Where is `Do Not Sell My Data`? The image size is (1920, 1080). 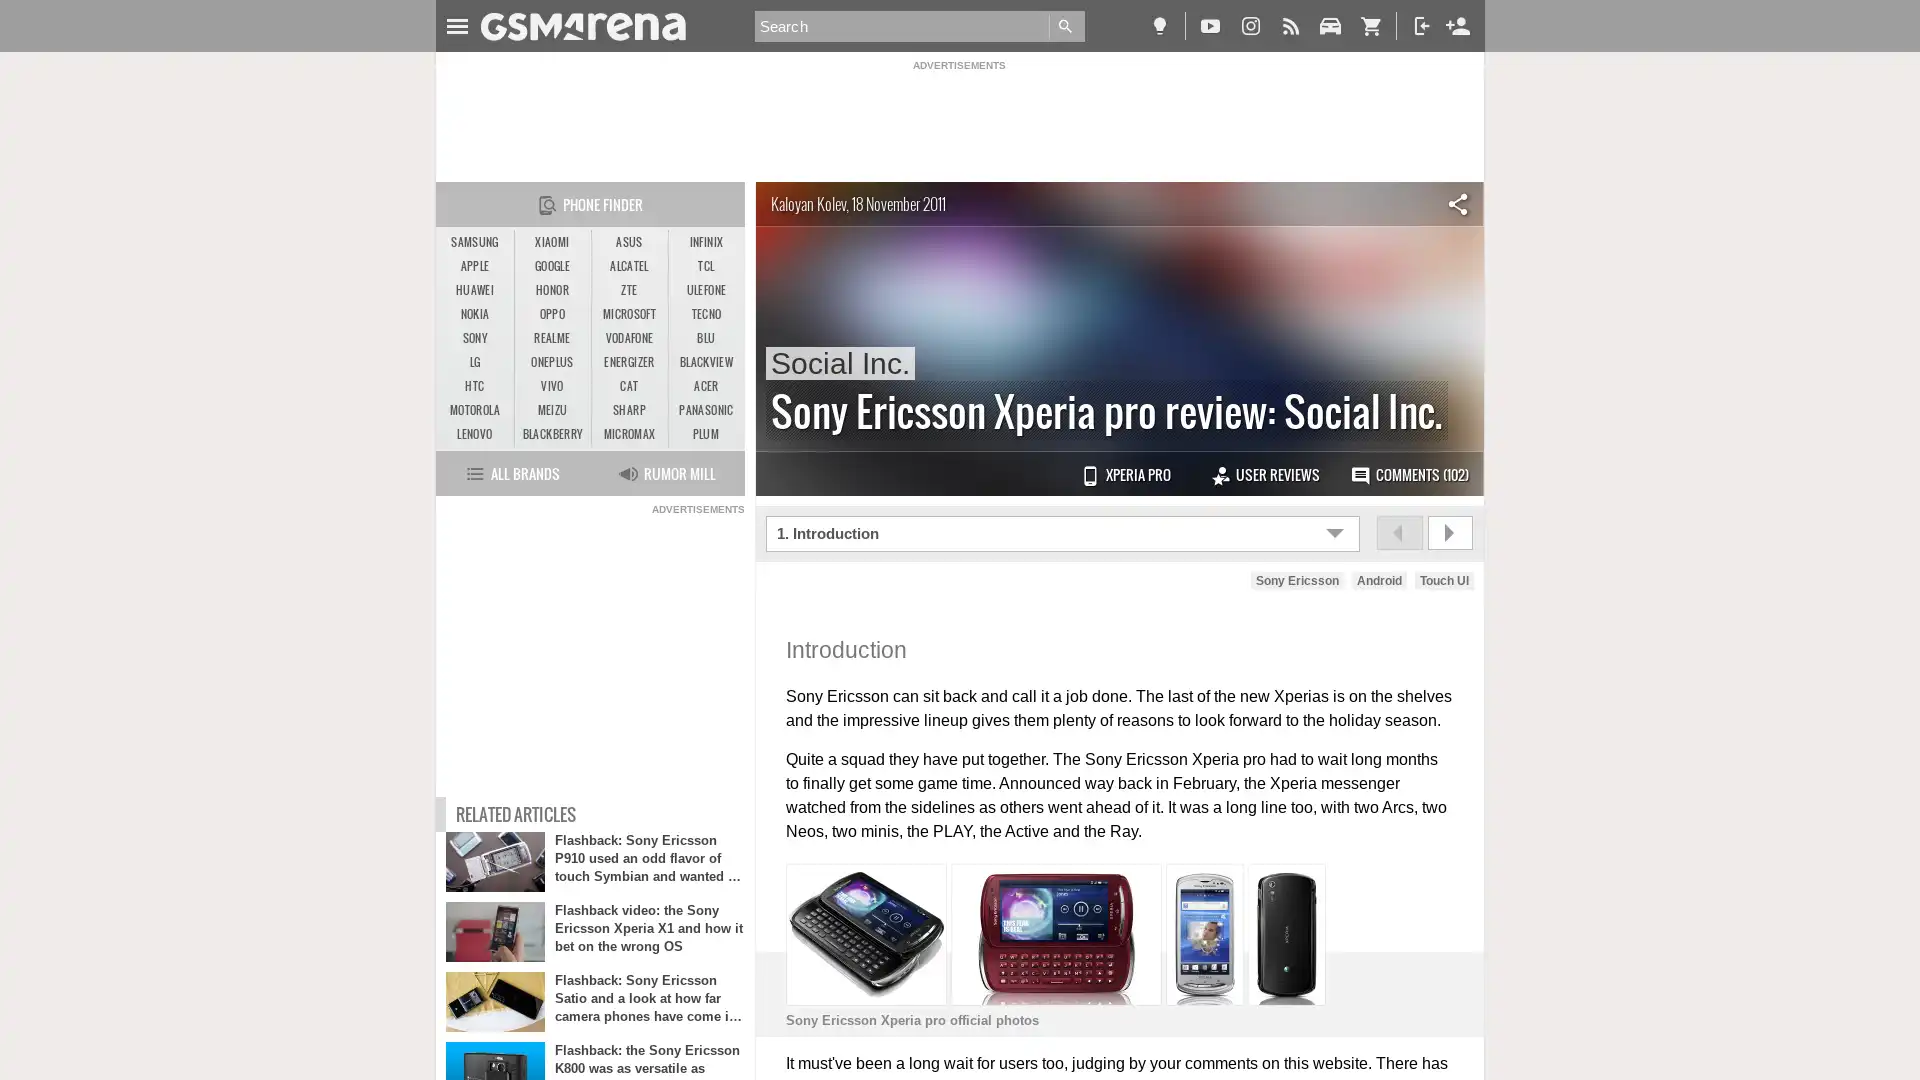
Do Not Sell My Data is located at coordinates (134, 1043).